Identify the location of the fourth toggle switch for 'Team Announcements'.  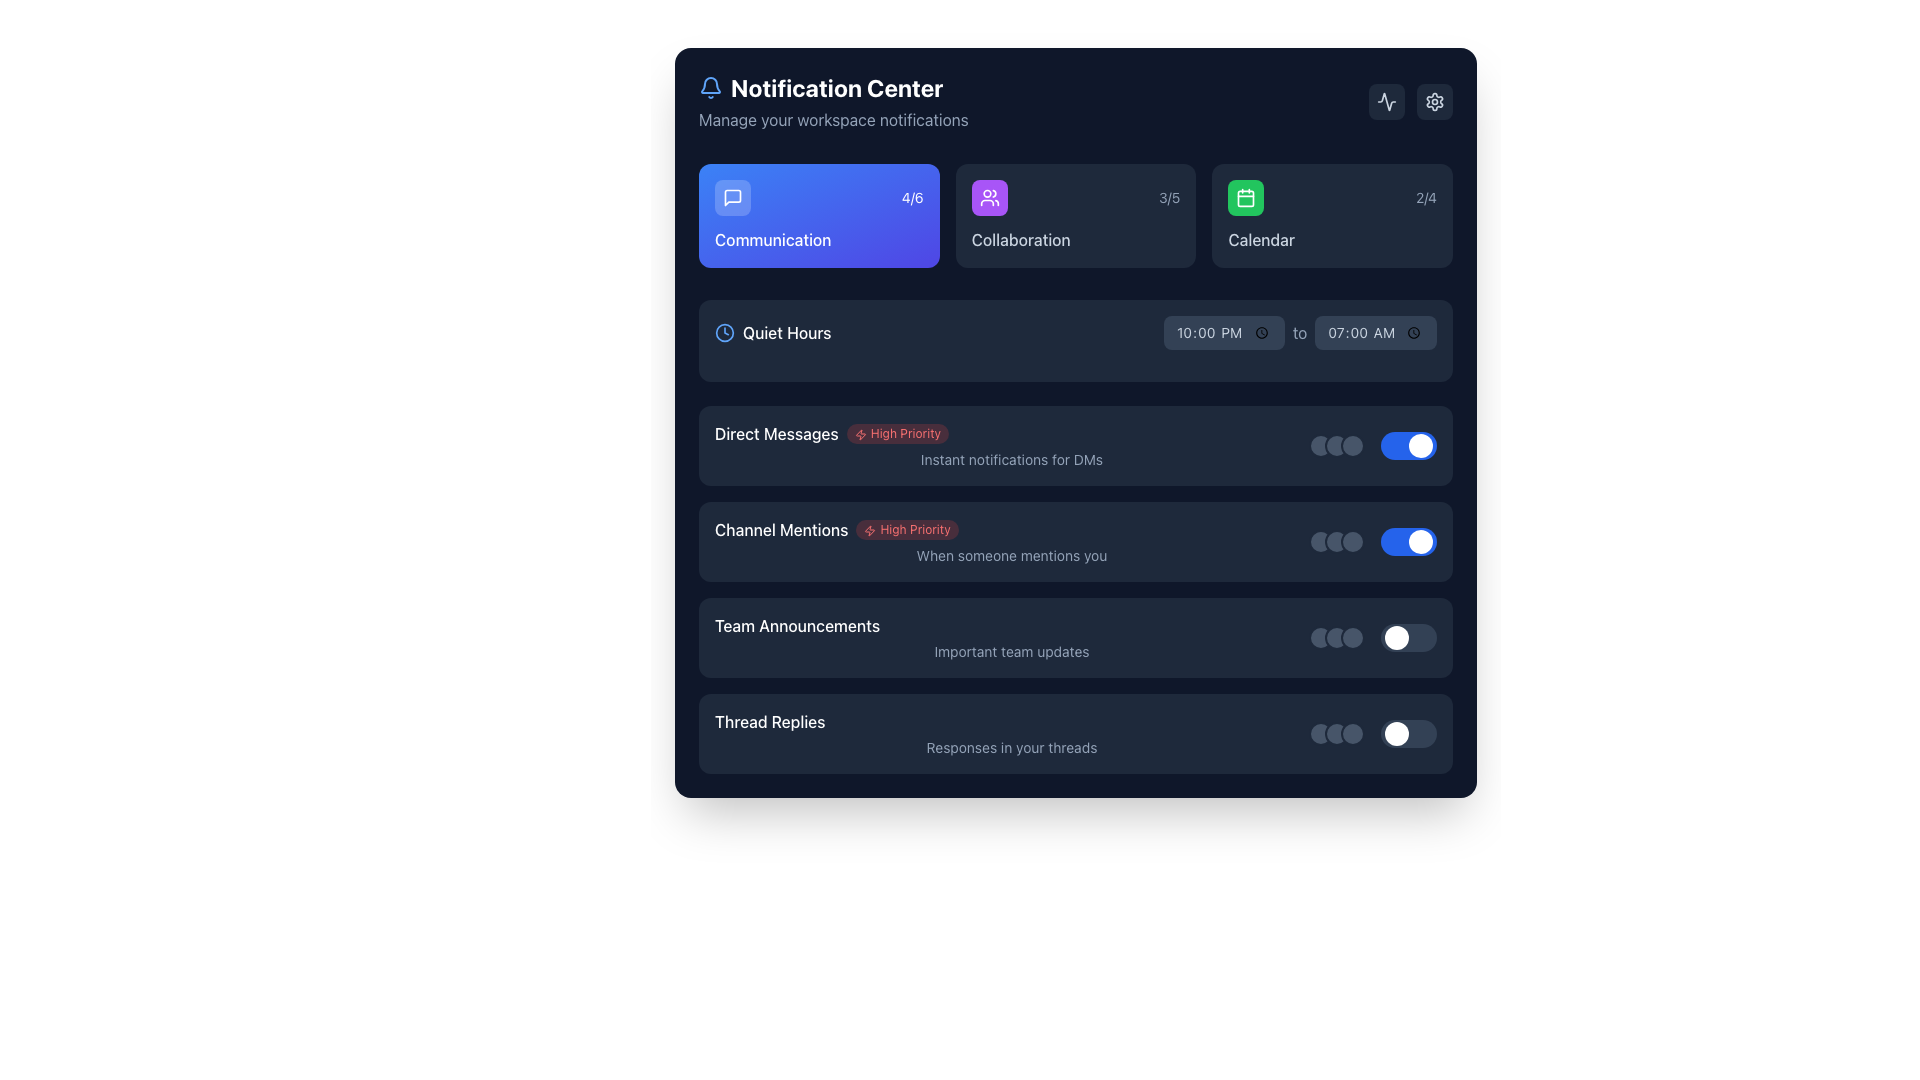
(1408, 637).